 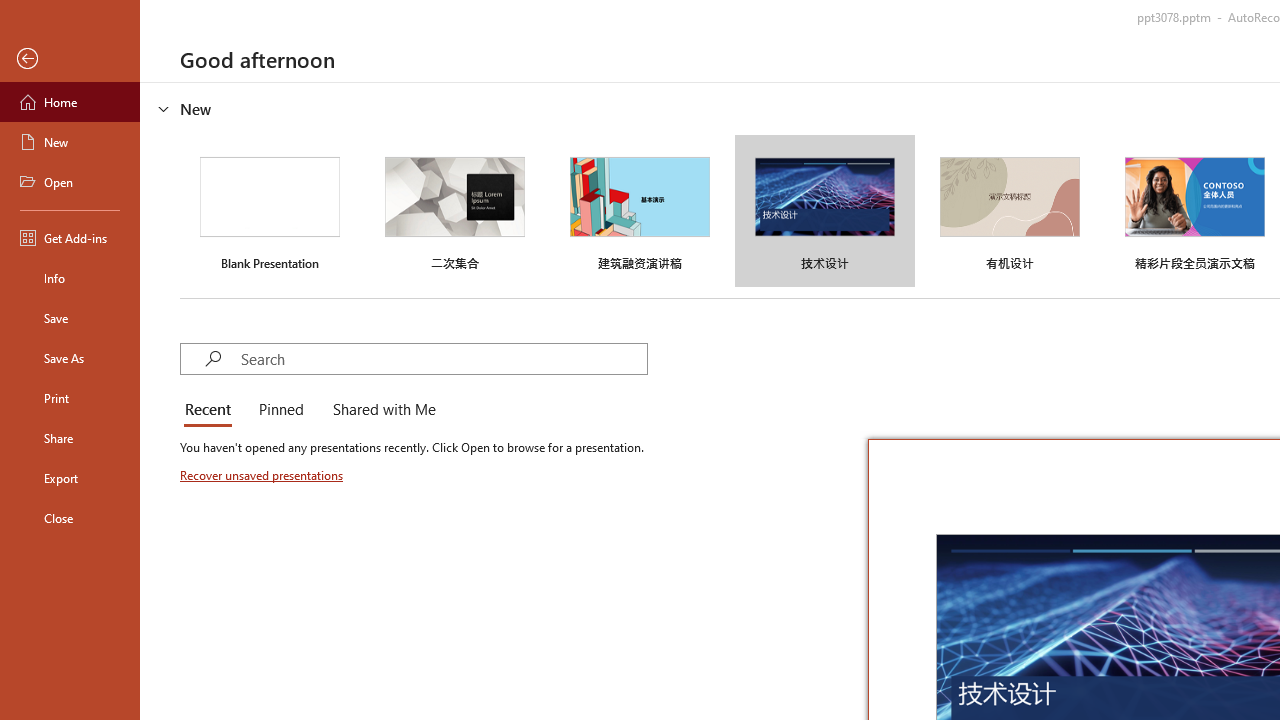 I want to click on 'Hide or show region', so click(x=164, y=109).